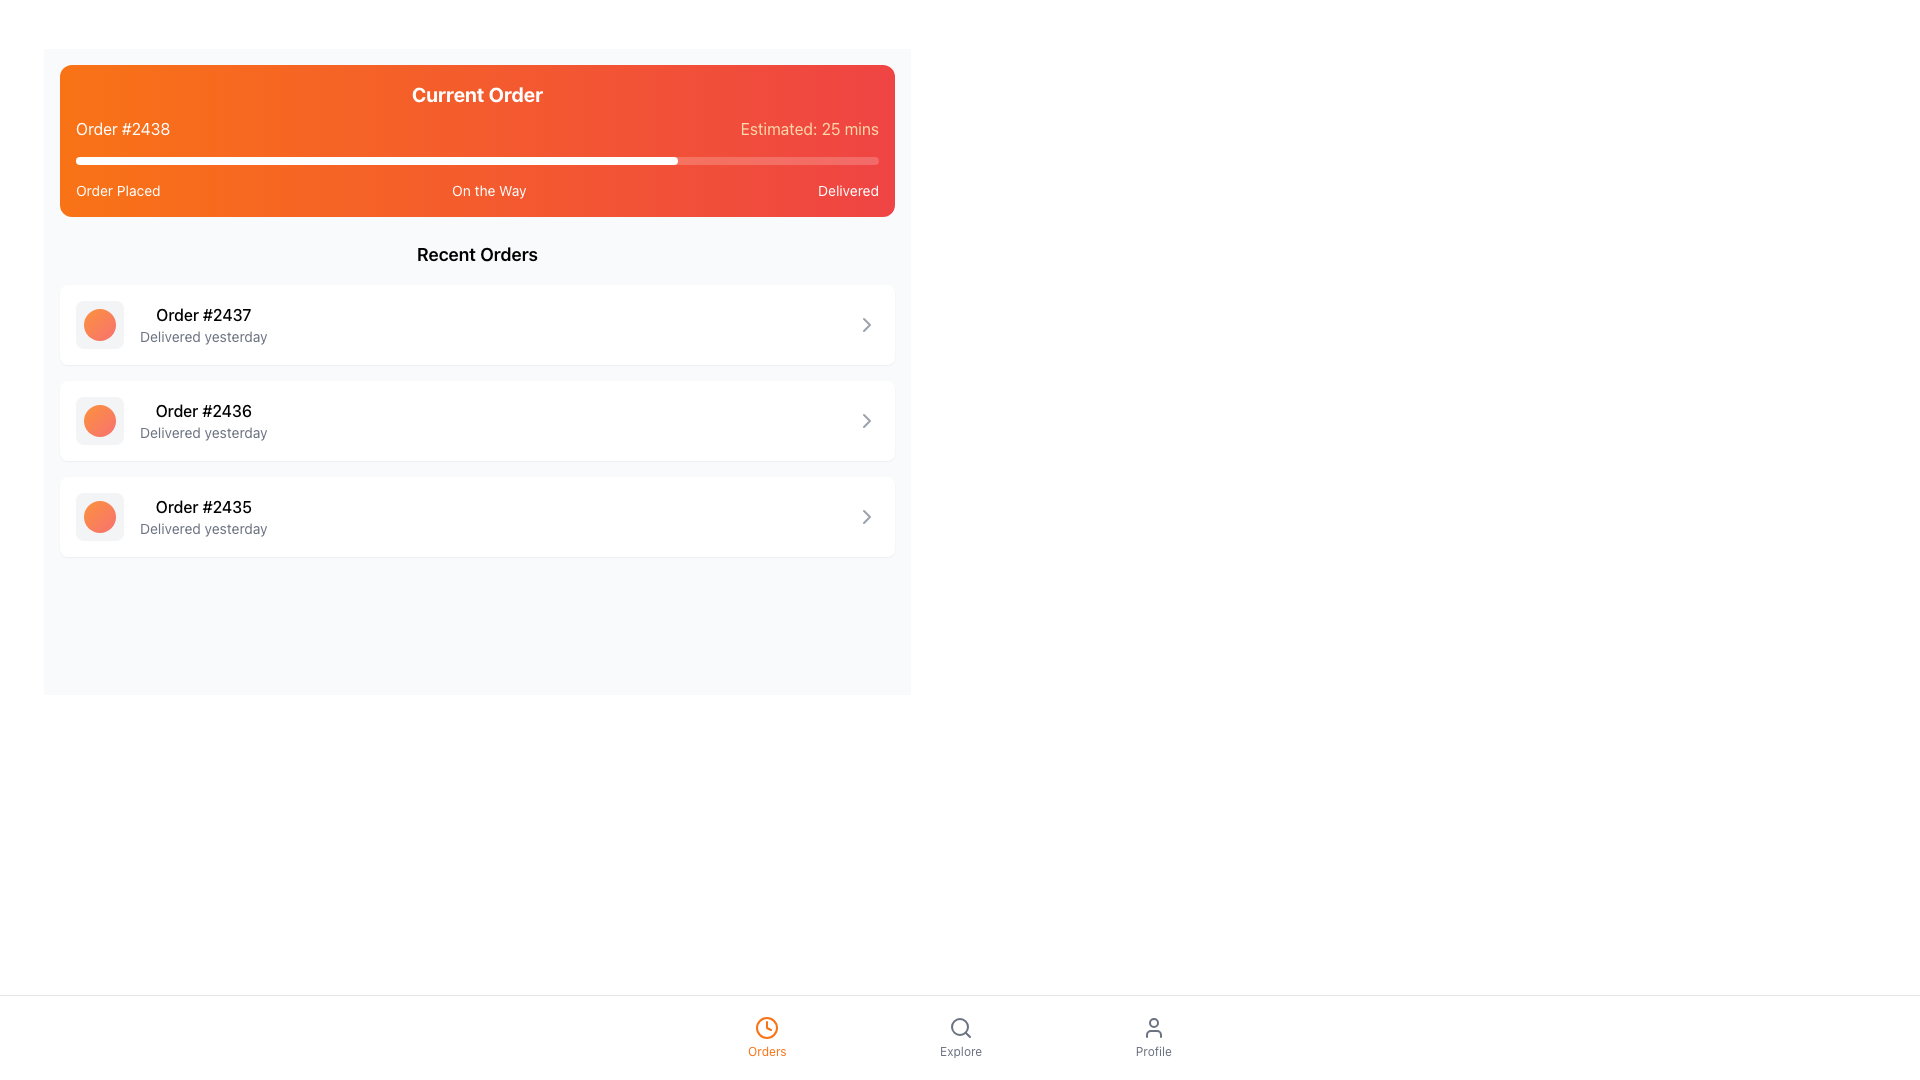 Image resolution: width=1920 pixels, height=1080 pixels. What do you see at coordinates (476, 157) in the screenshot?
I see `the central segment of the 'Current Order' section in the Progress tracker, which visually represents the ongoing order's status and estimated delivery time` at bounding box center [476, 157].